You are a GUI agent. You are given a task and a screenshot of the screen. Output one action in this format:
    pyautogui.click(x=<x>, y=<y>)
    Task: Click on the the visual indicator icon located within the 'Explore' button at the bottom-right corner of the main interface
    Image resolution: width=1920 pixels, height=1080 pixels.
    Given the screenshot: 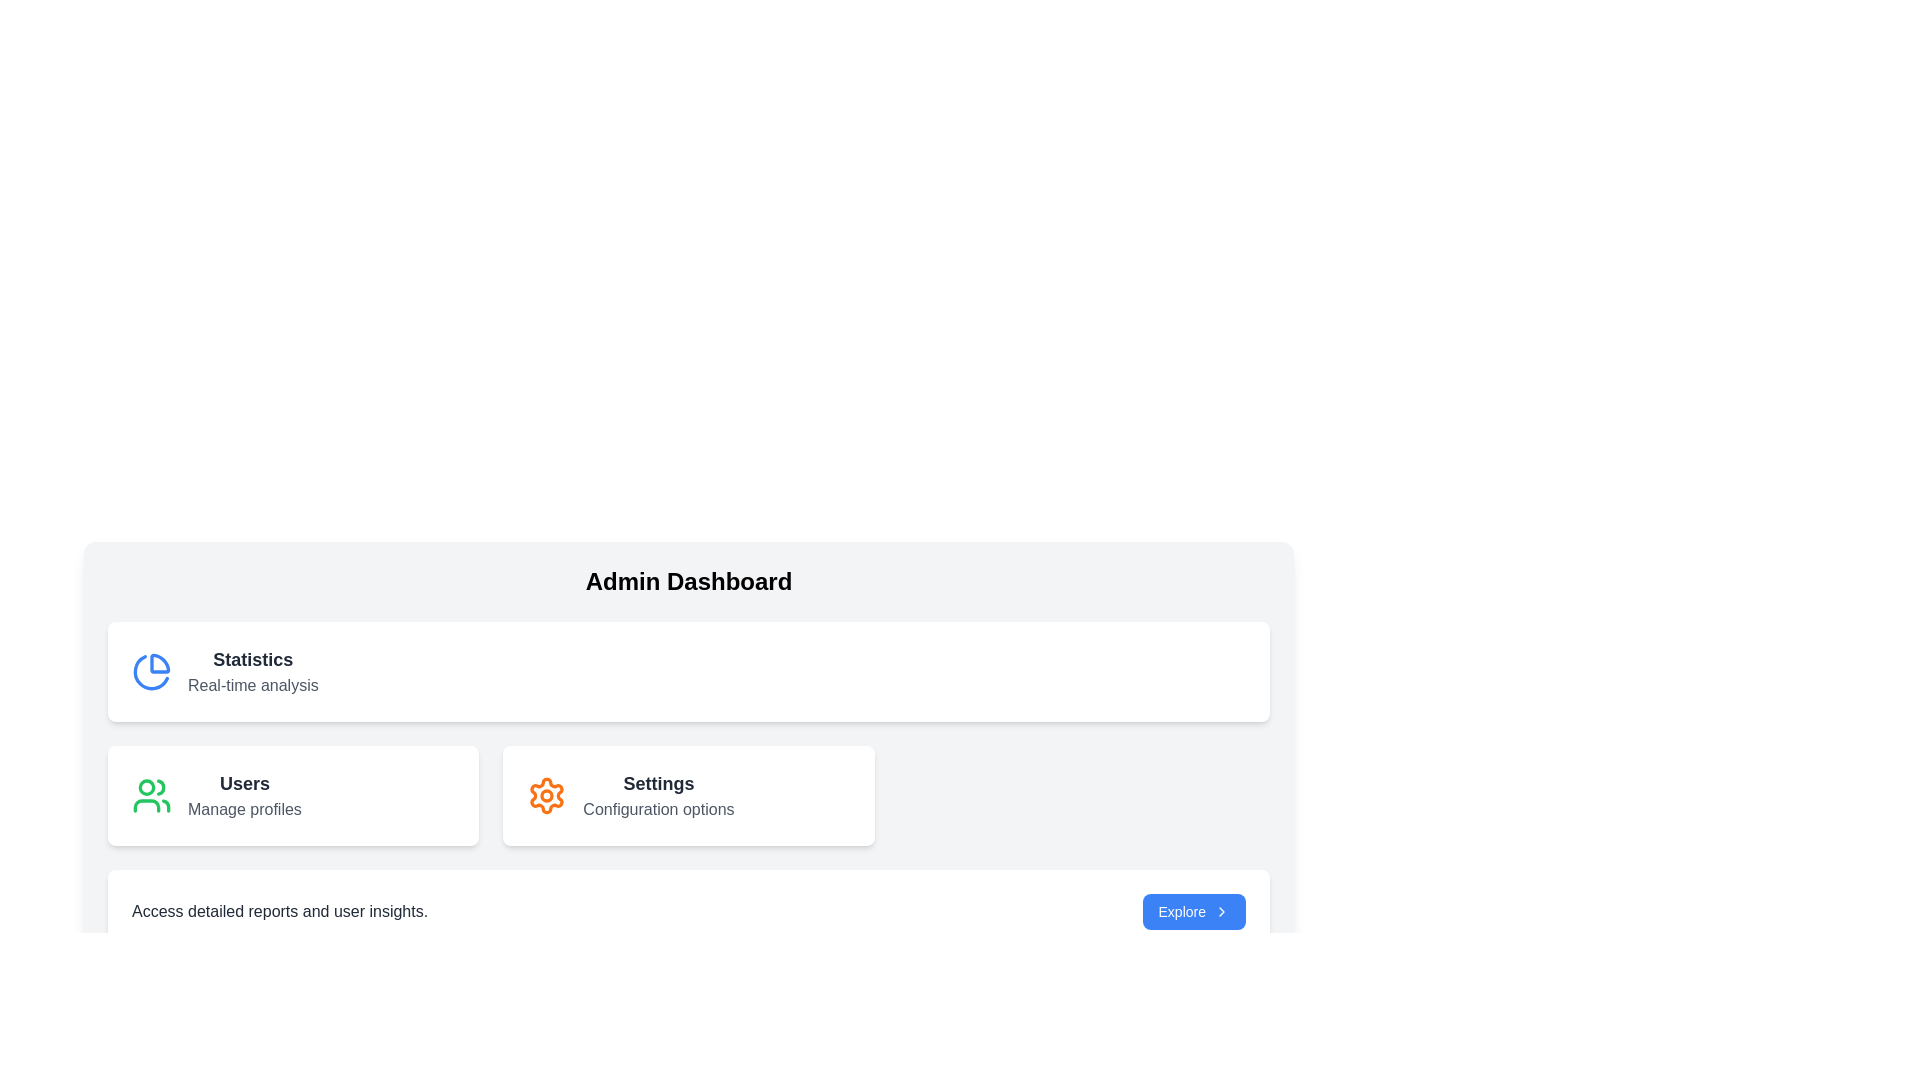 What is the action you would take?
    pyautogui.click(x=1221, y=911)
    